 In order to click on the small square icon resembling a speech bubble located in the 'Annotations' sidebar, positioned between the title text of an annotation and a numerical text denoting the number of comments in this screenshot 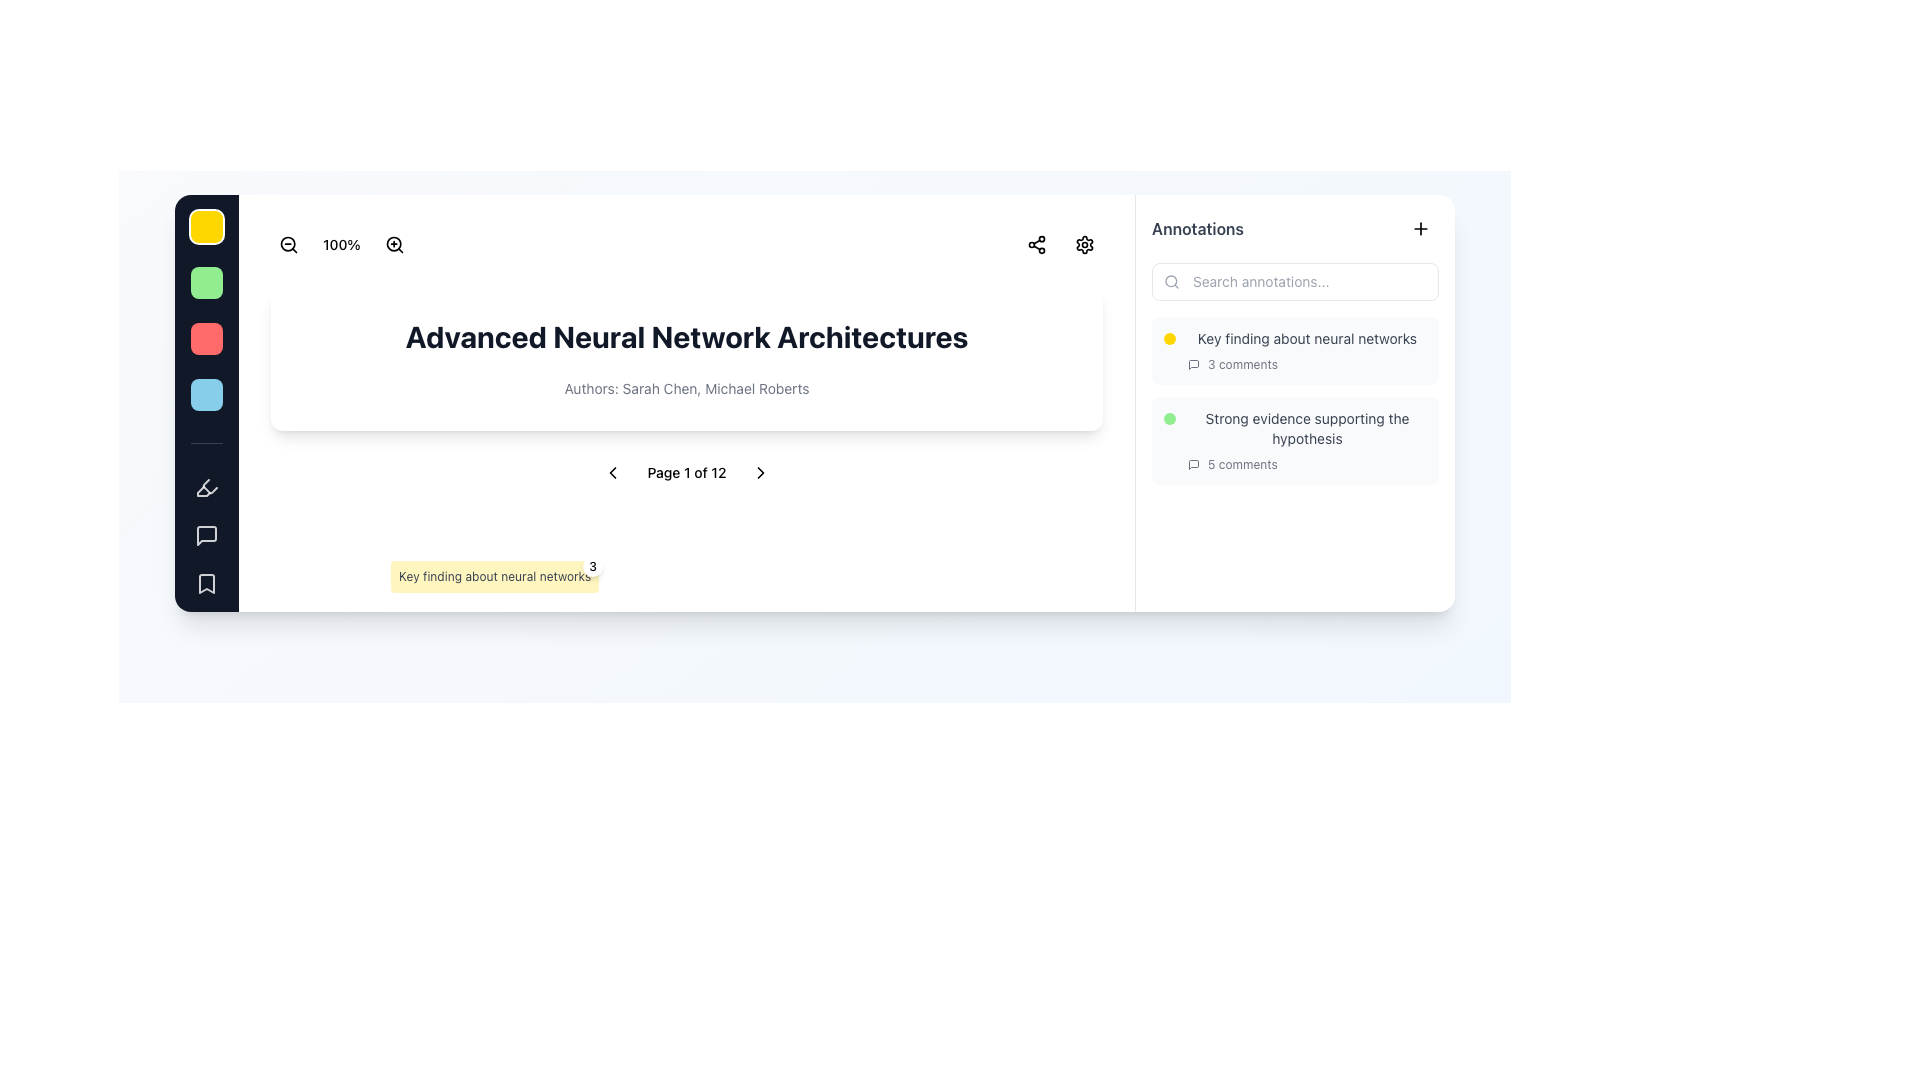, I will do `click(1194, 465)`.